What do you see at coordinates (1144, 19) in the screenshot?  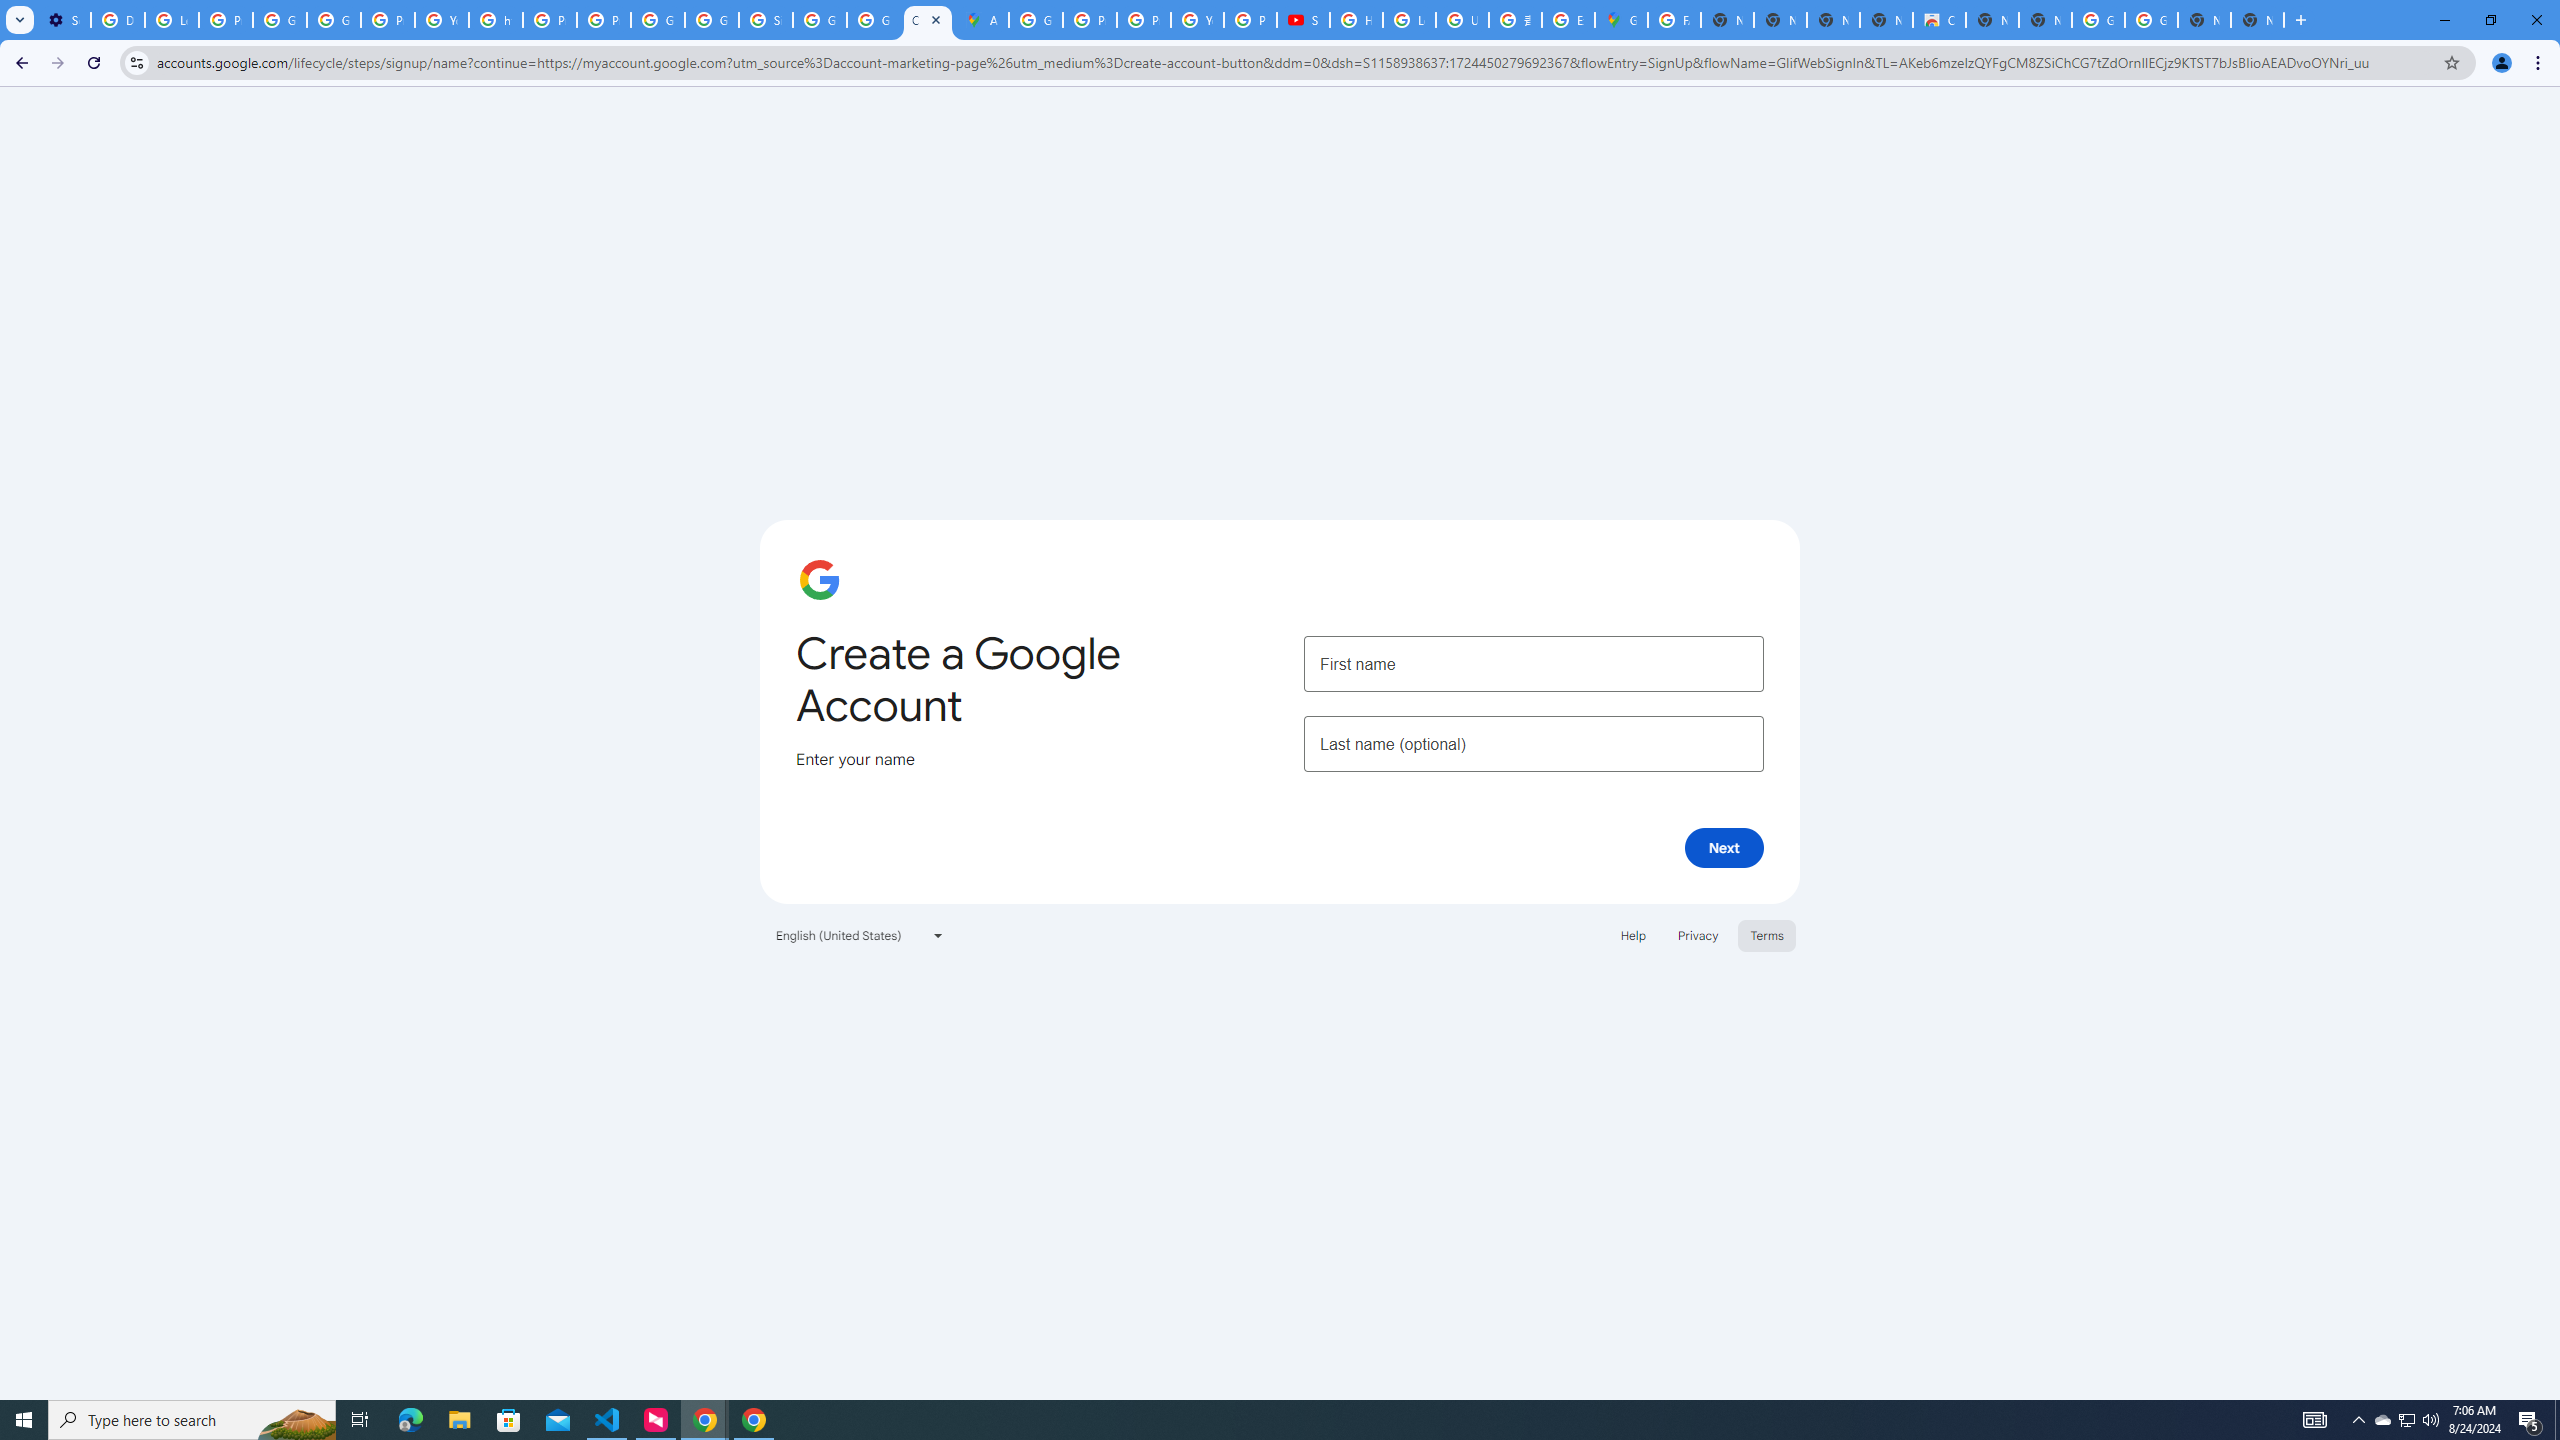 I see `'Privacy Help Center - Policies Help'` at bounding box center [1144, 19].